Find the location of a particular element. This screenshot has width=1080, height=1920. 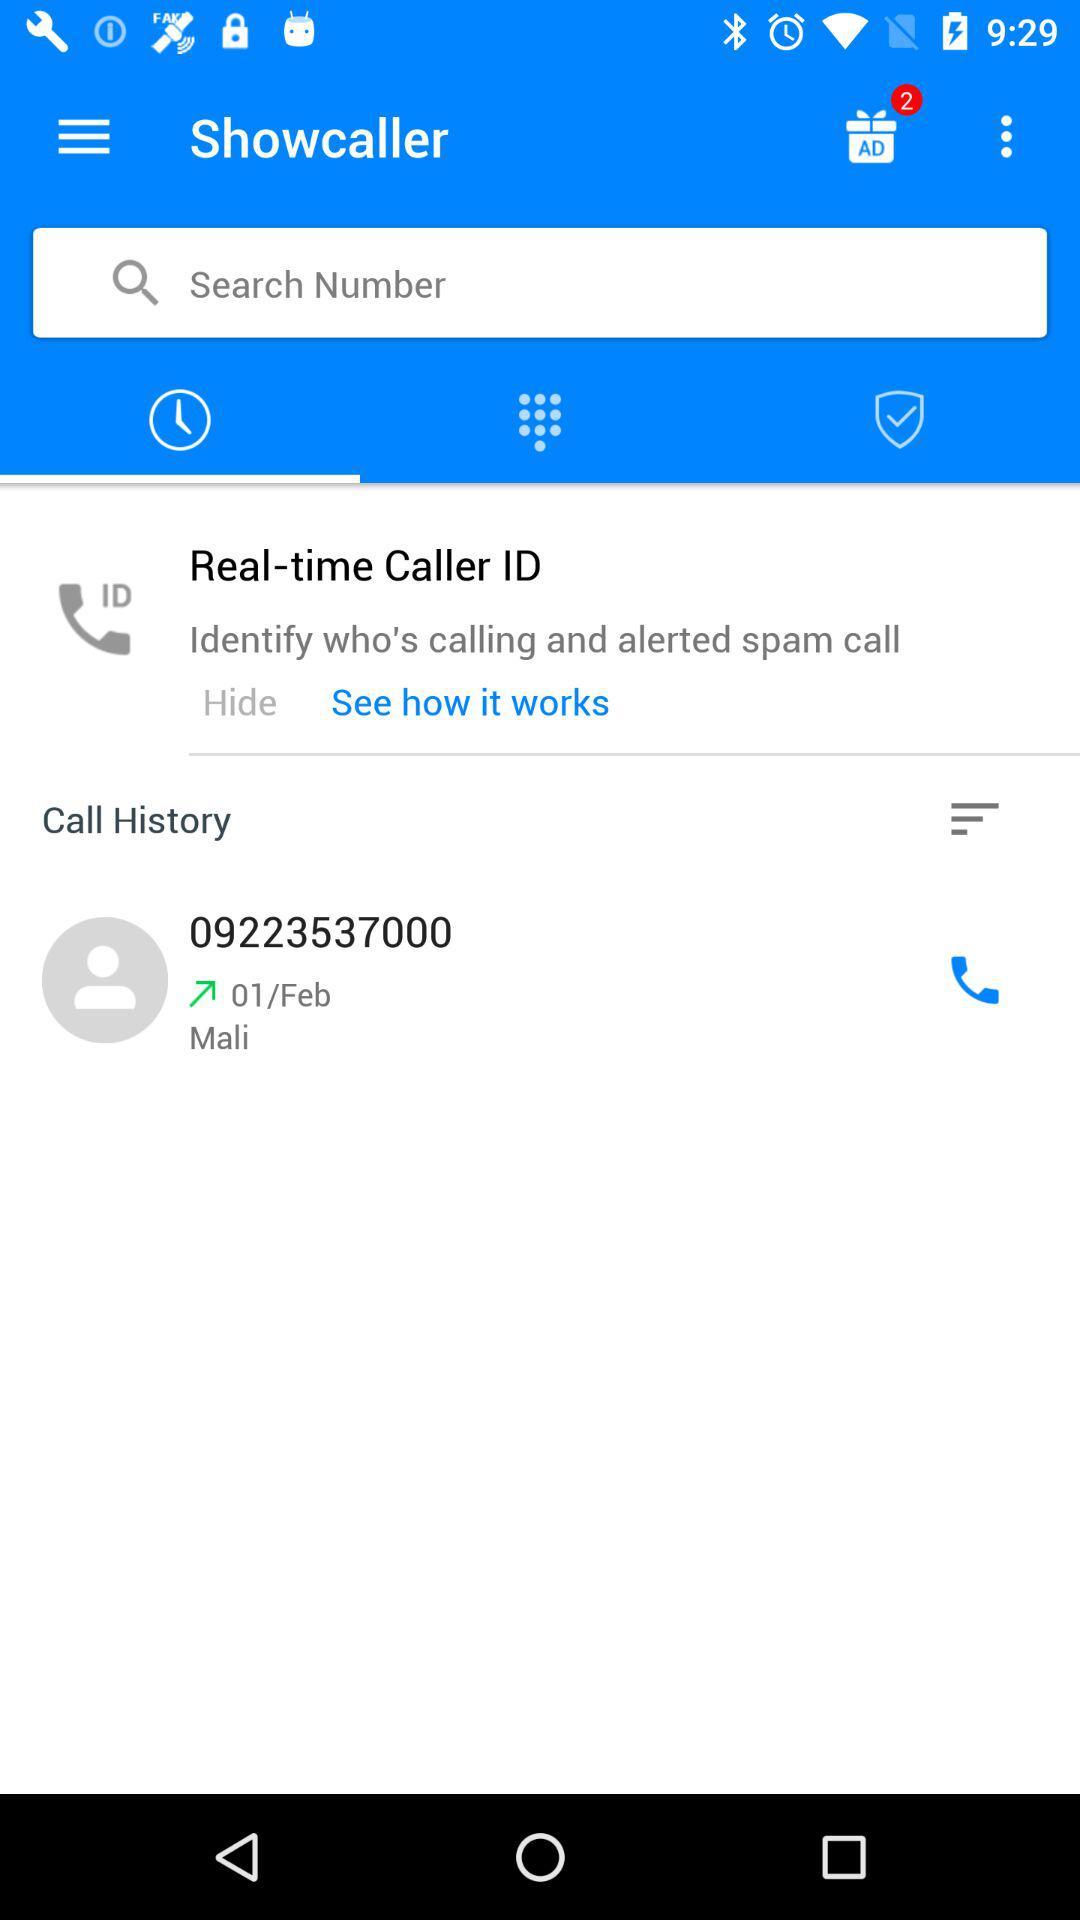

call option is located at coordinates (974, 980).